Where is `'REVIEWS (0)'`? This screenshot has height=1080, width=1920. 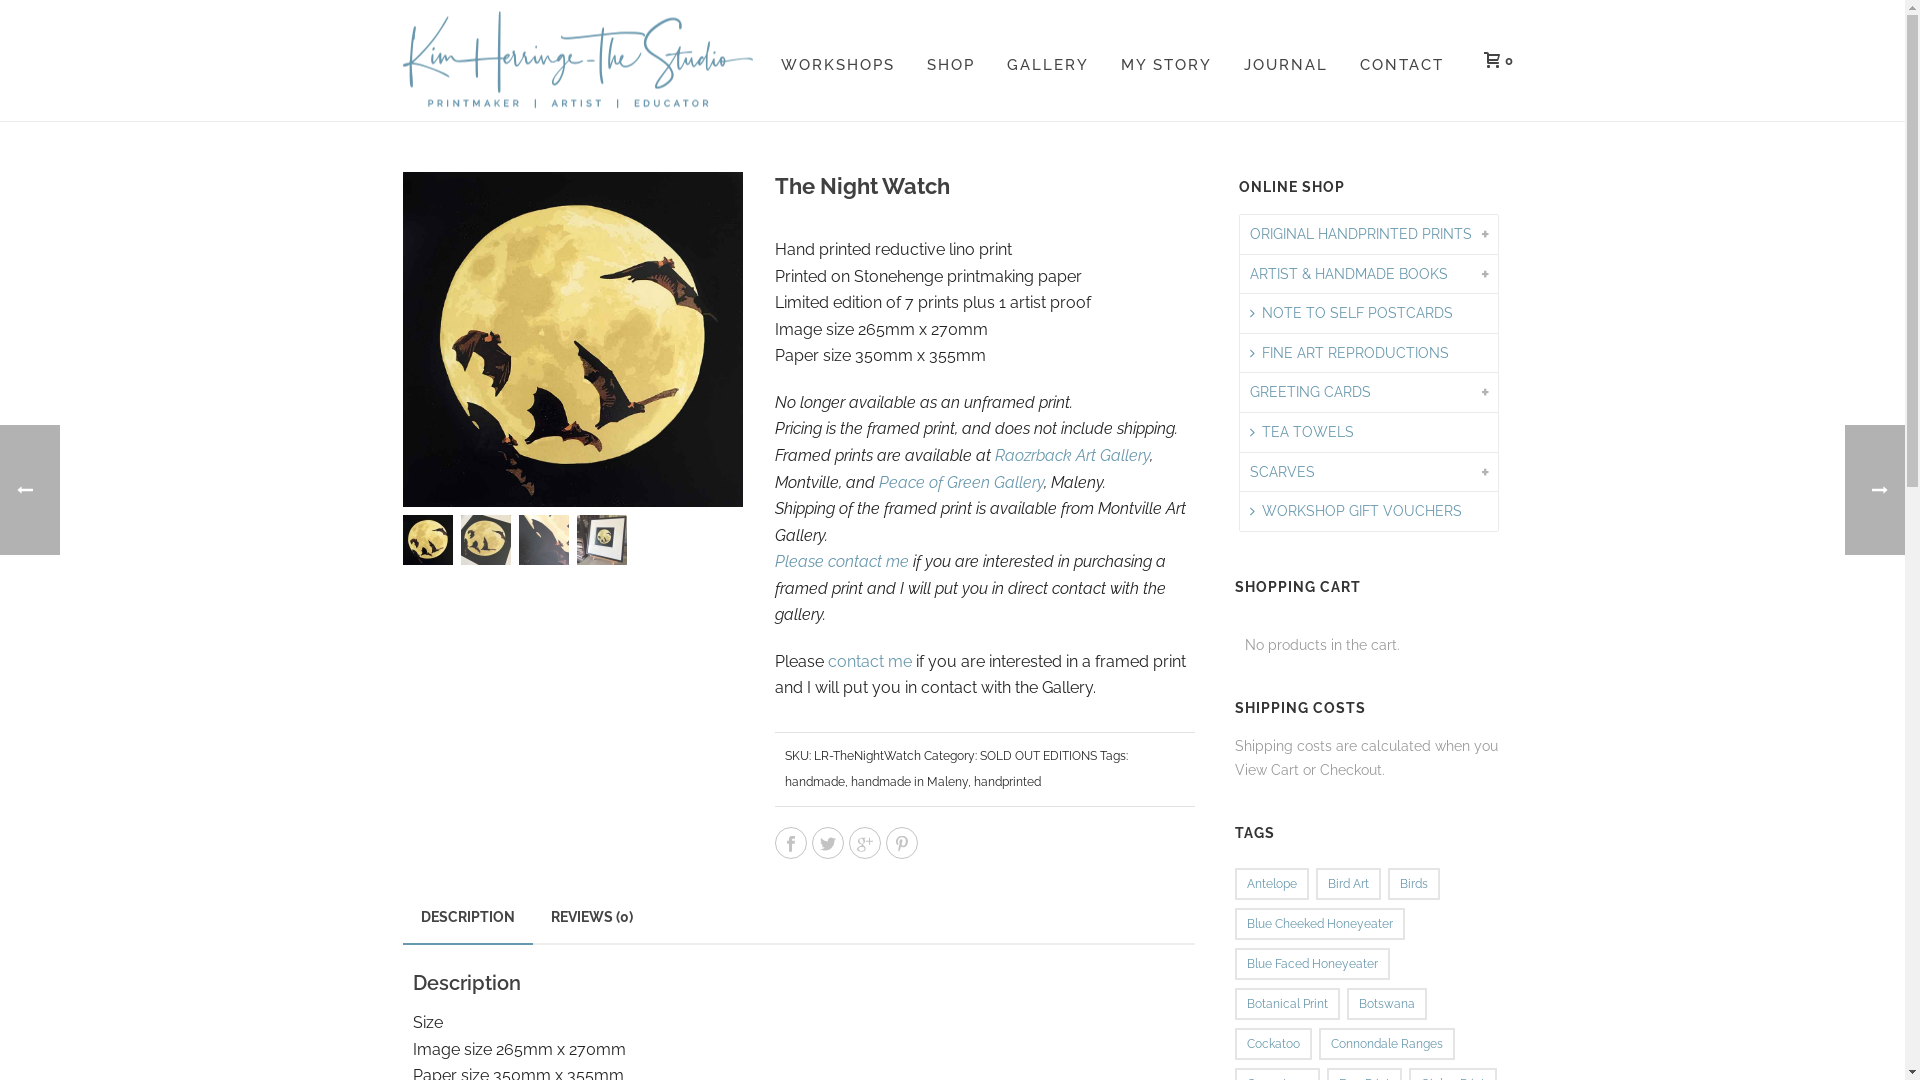 'REVIEWS (0)' is located at coordinates (589, 917).